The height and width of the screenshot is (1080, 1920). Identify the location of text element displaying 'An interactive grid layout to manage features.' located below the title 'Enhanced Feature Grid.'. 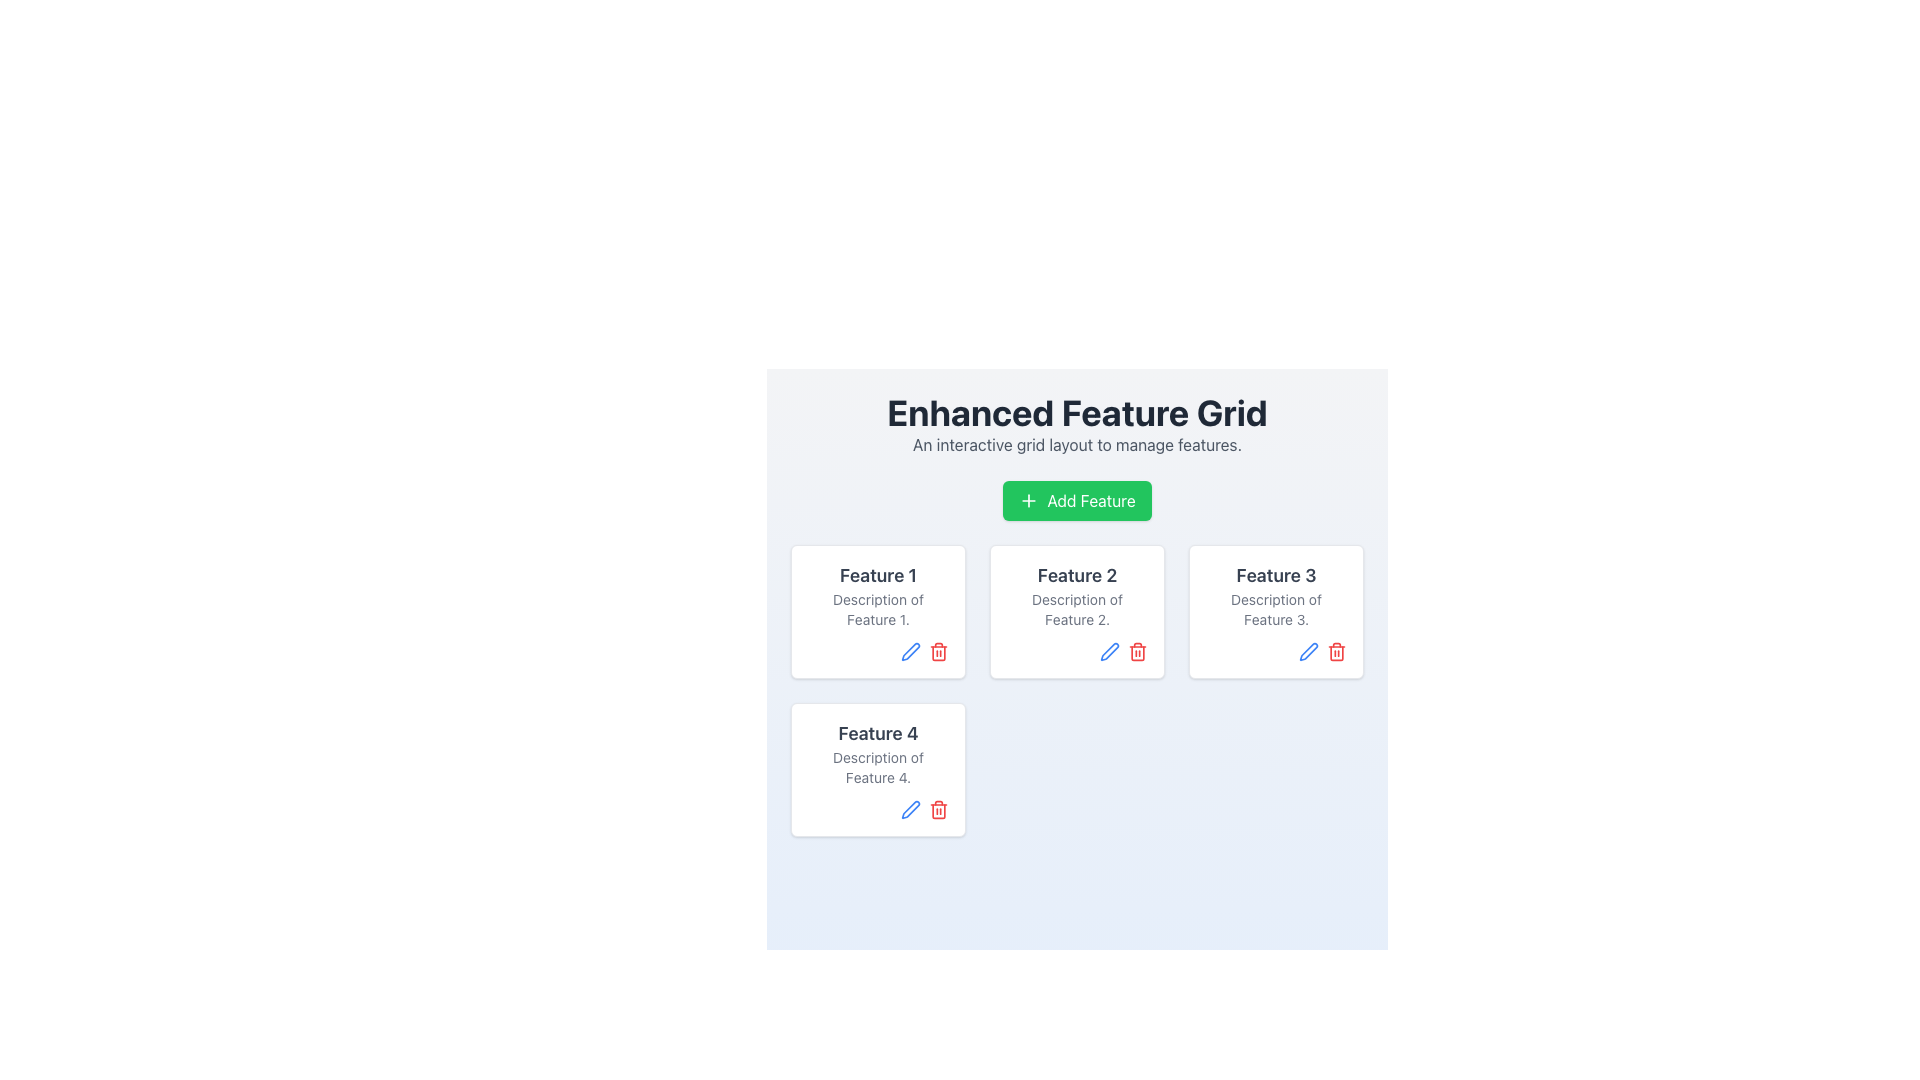
(1076, 443).